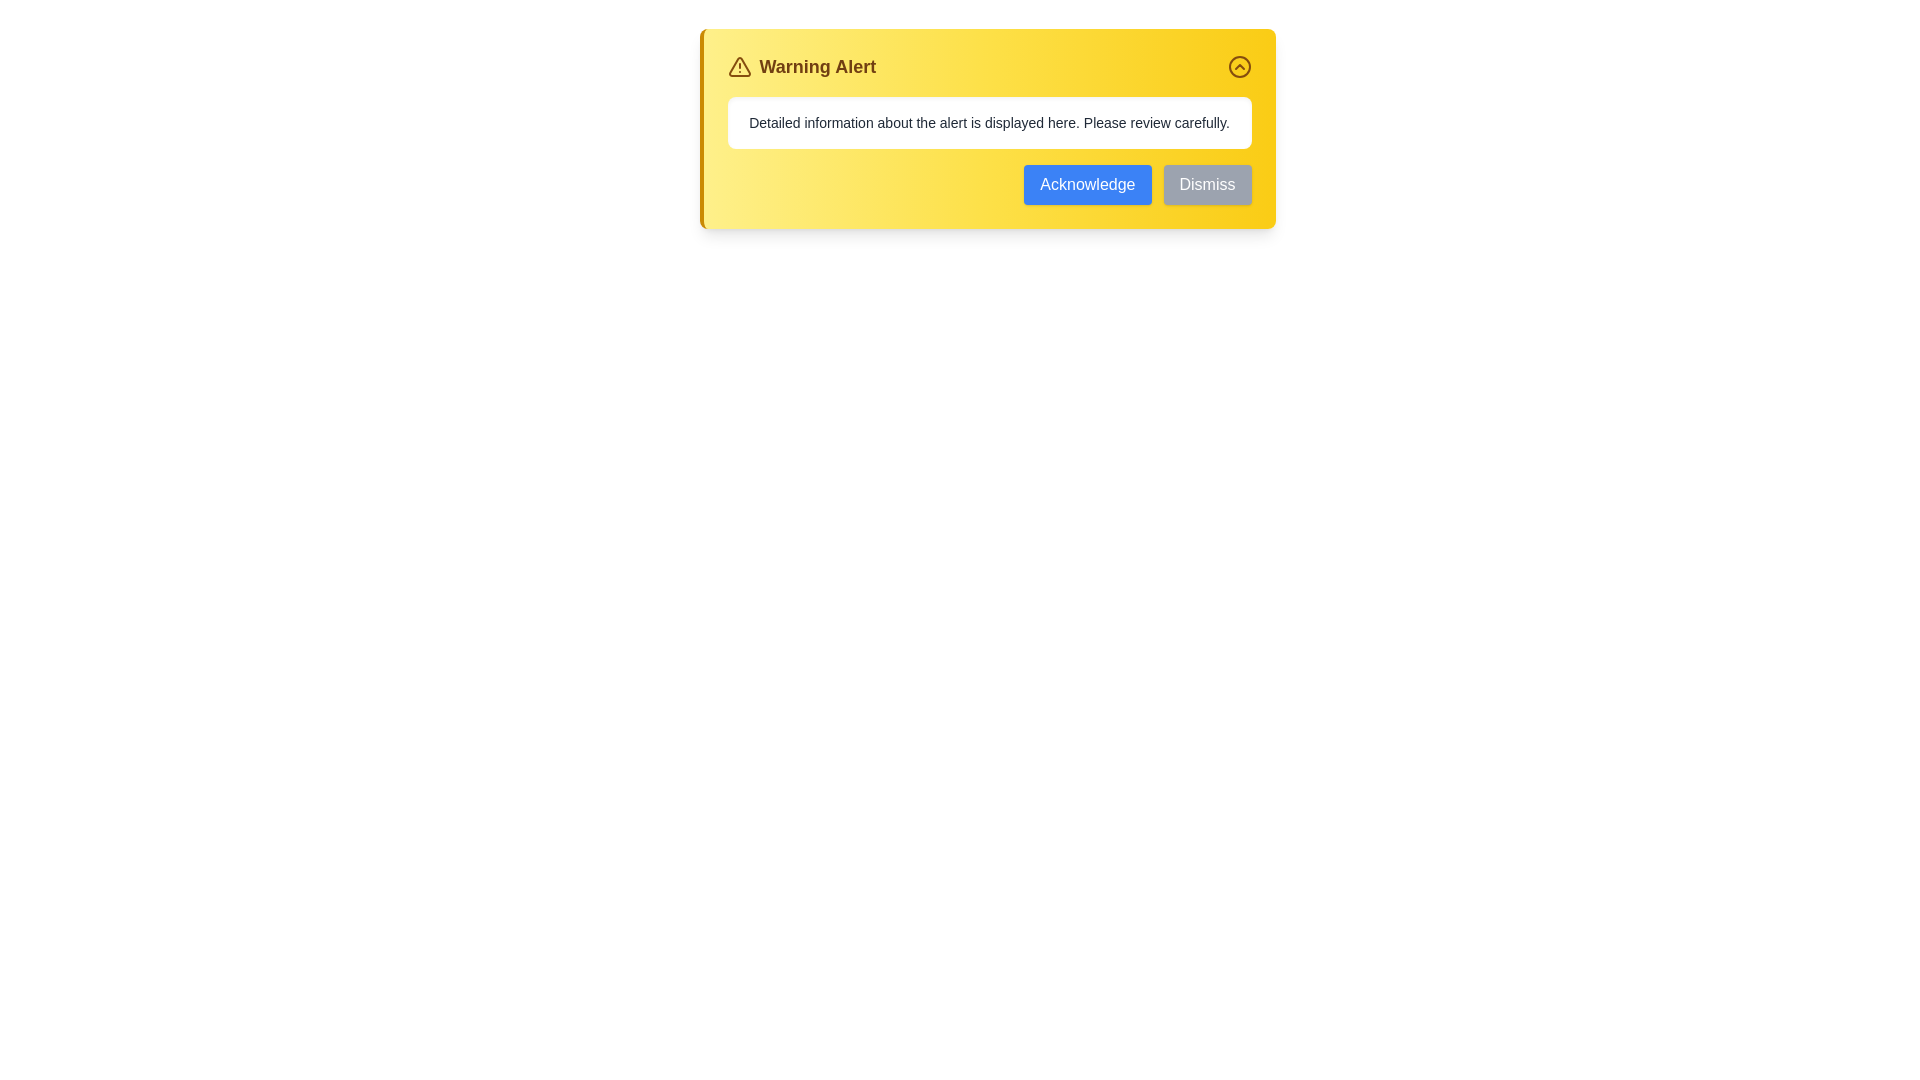 This screenshot has height=1080, width=1920. What do you see at coordinates (1238, 65) in the screenshot?
I see `the ChevronUpCircle button to collapse the alert details` at bounding box center [1238, 65].